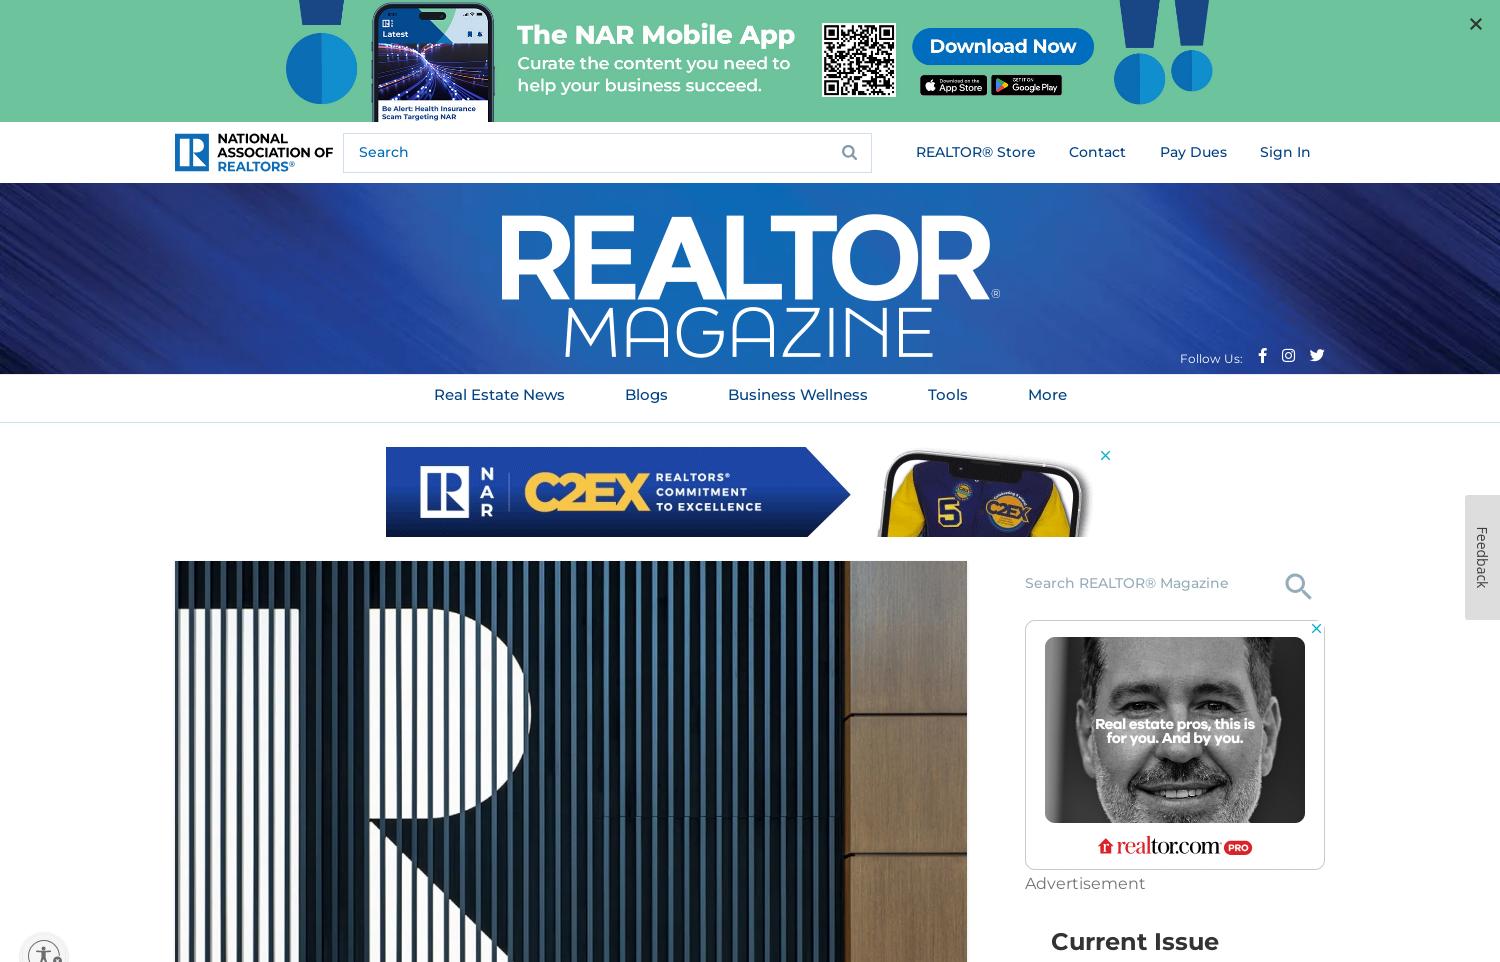 The image size is (1500, 962). I want to click on 'Go', so click(1299, 623).